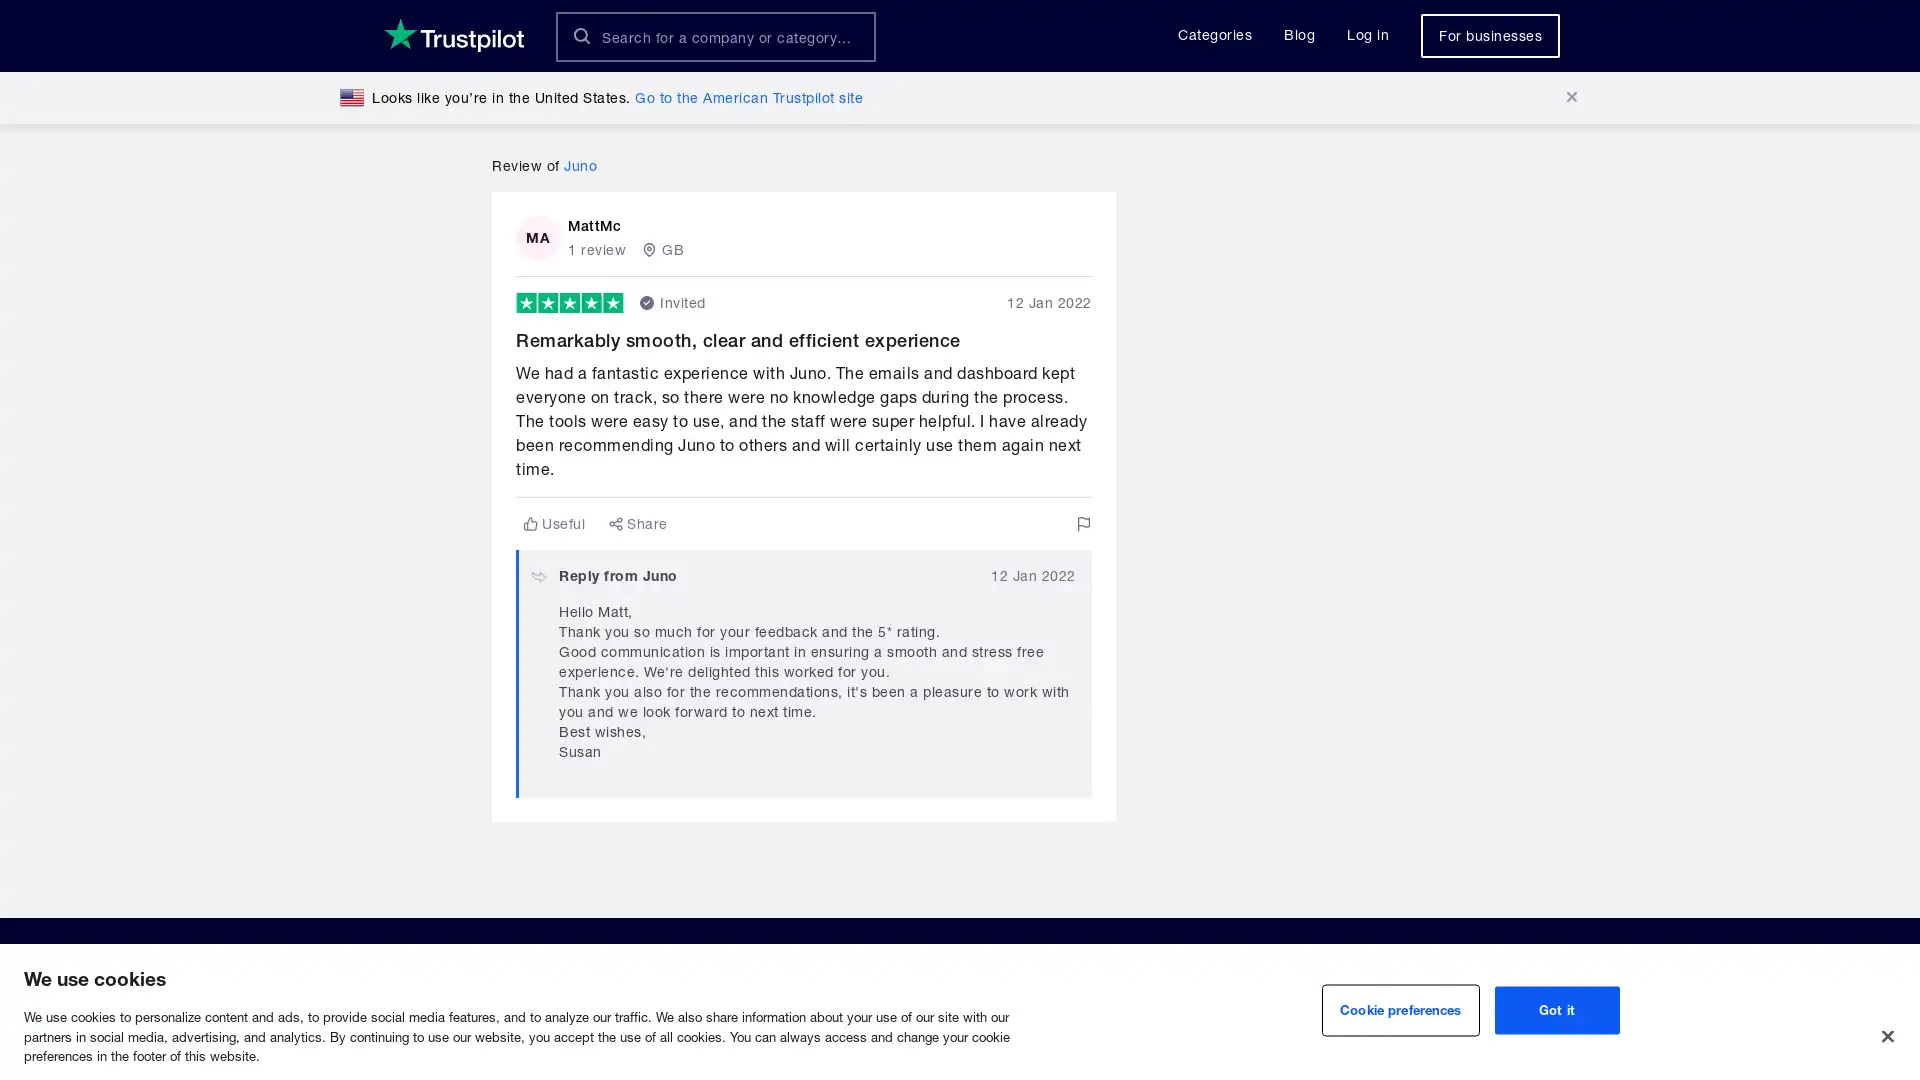 Image resolution: width=1920 pixels, height=1080 pixels. Describe the element at coordinates (554, 523) in the screenshot. I see `Useful` at that location.